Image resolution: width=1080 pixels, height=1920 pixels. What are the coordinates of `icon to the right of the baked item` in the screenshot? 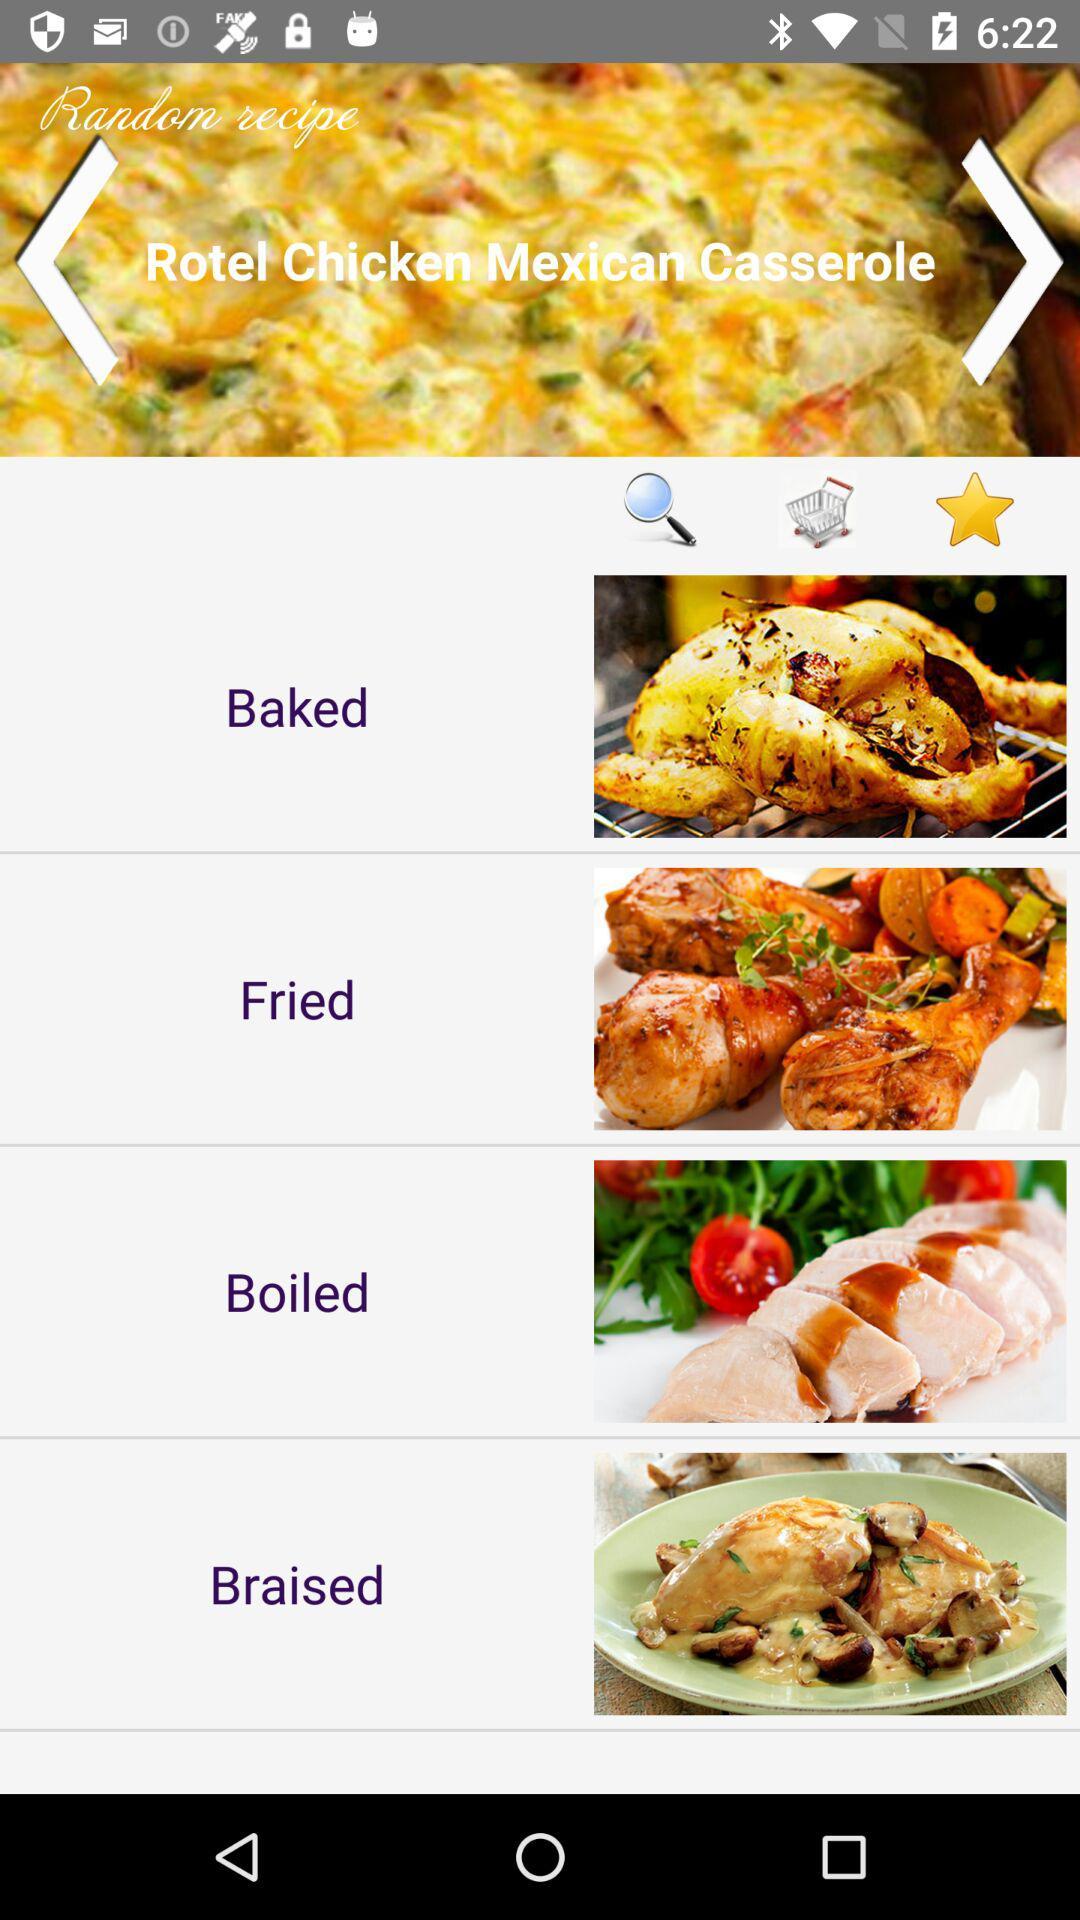 It's located at (659, 509).